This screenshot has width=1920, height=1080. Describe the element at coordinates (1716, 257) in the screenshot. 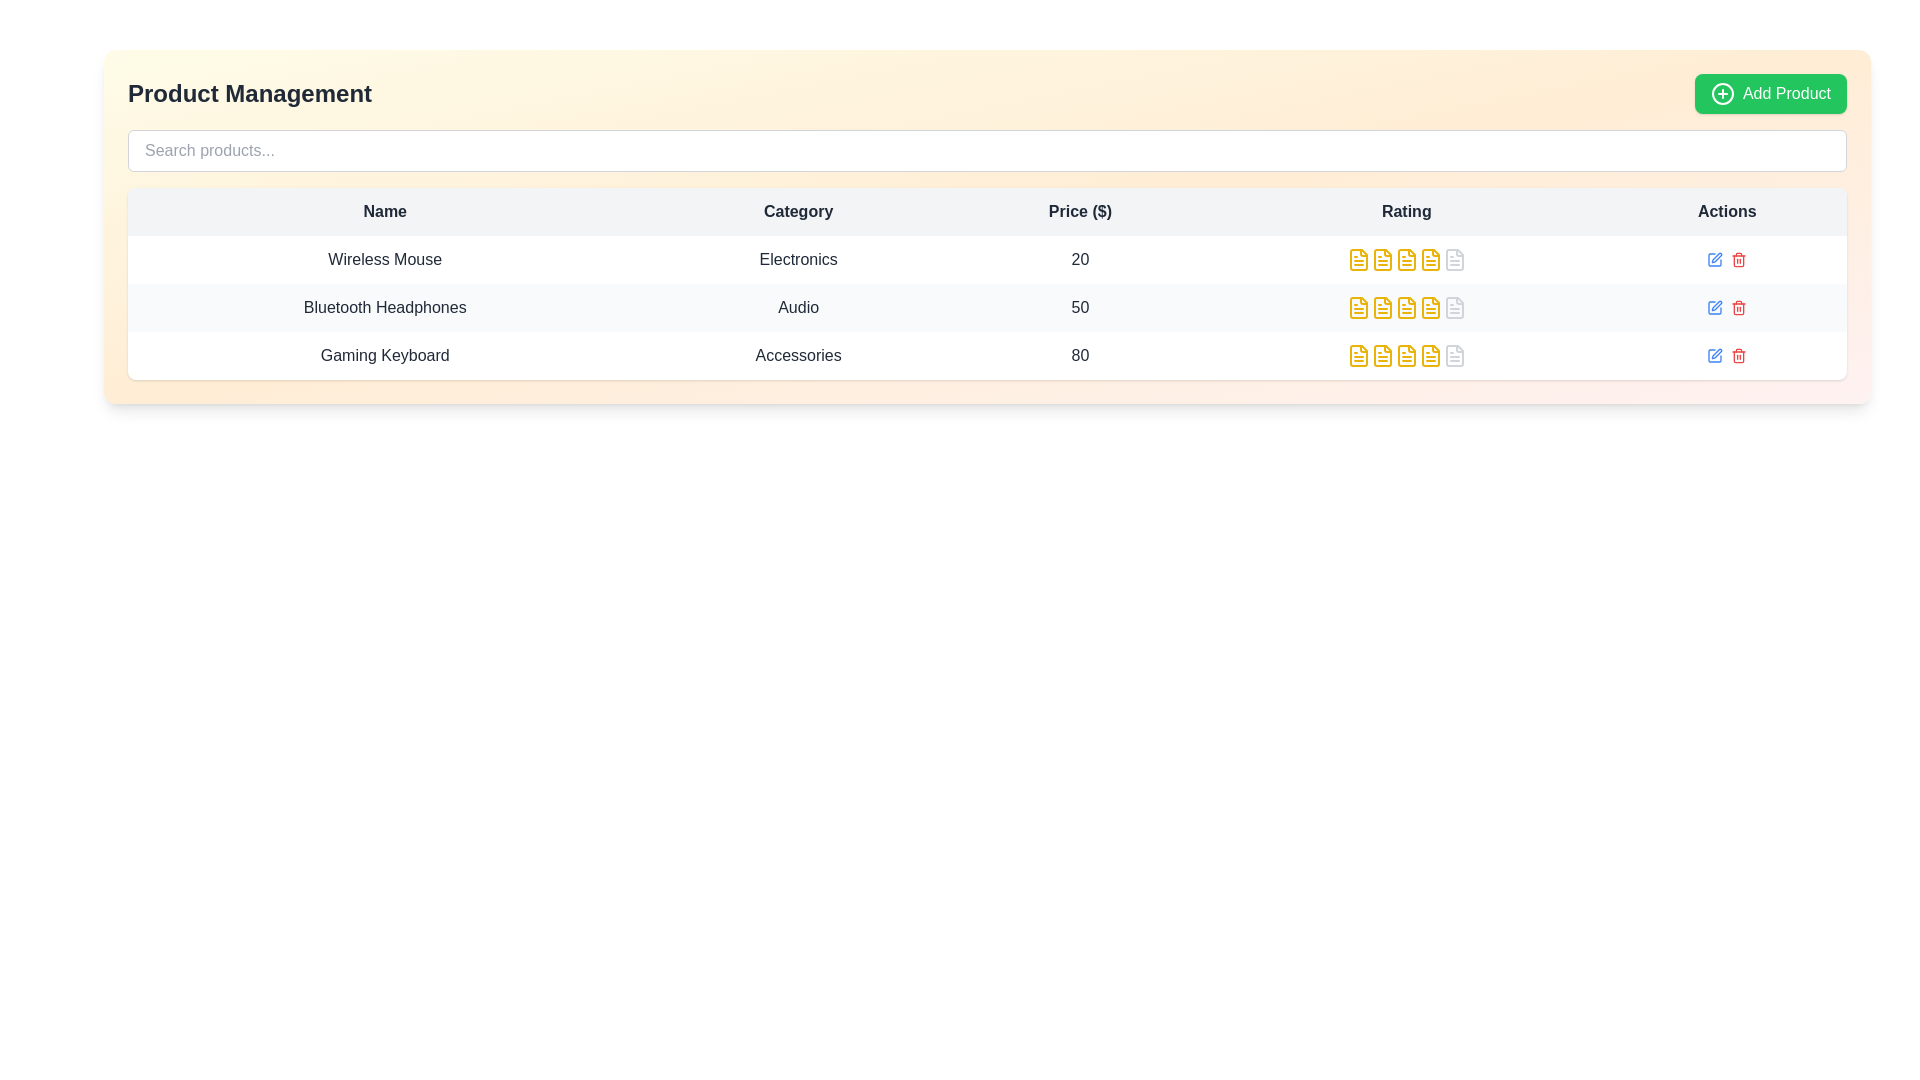

I see `the pen icon in the 'Actions' column for the 'Bluetooth Headphones' product entry` at that location.